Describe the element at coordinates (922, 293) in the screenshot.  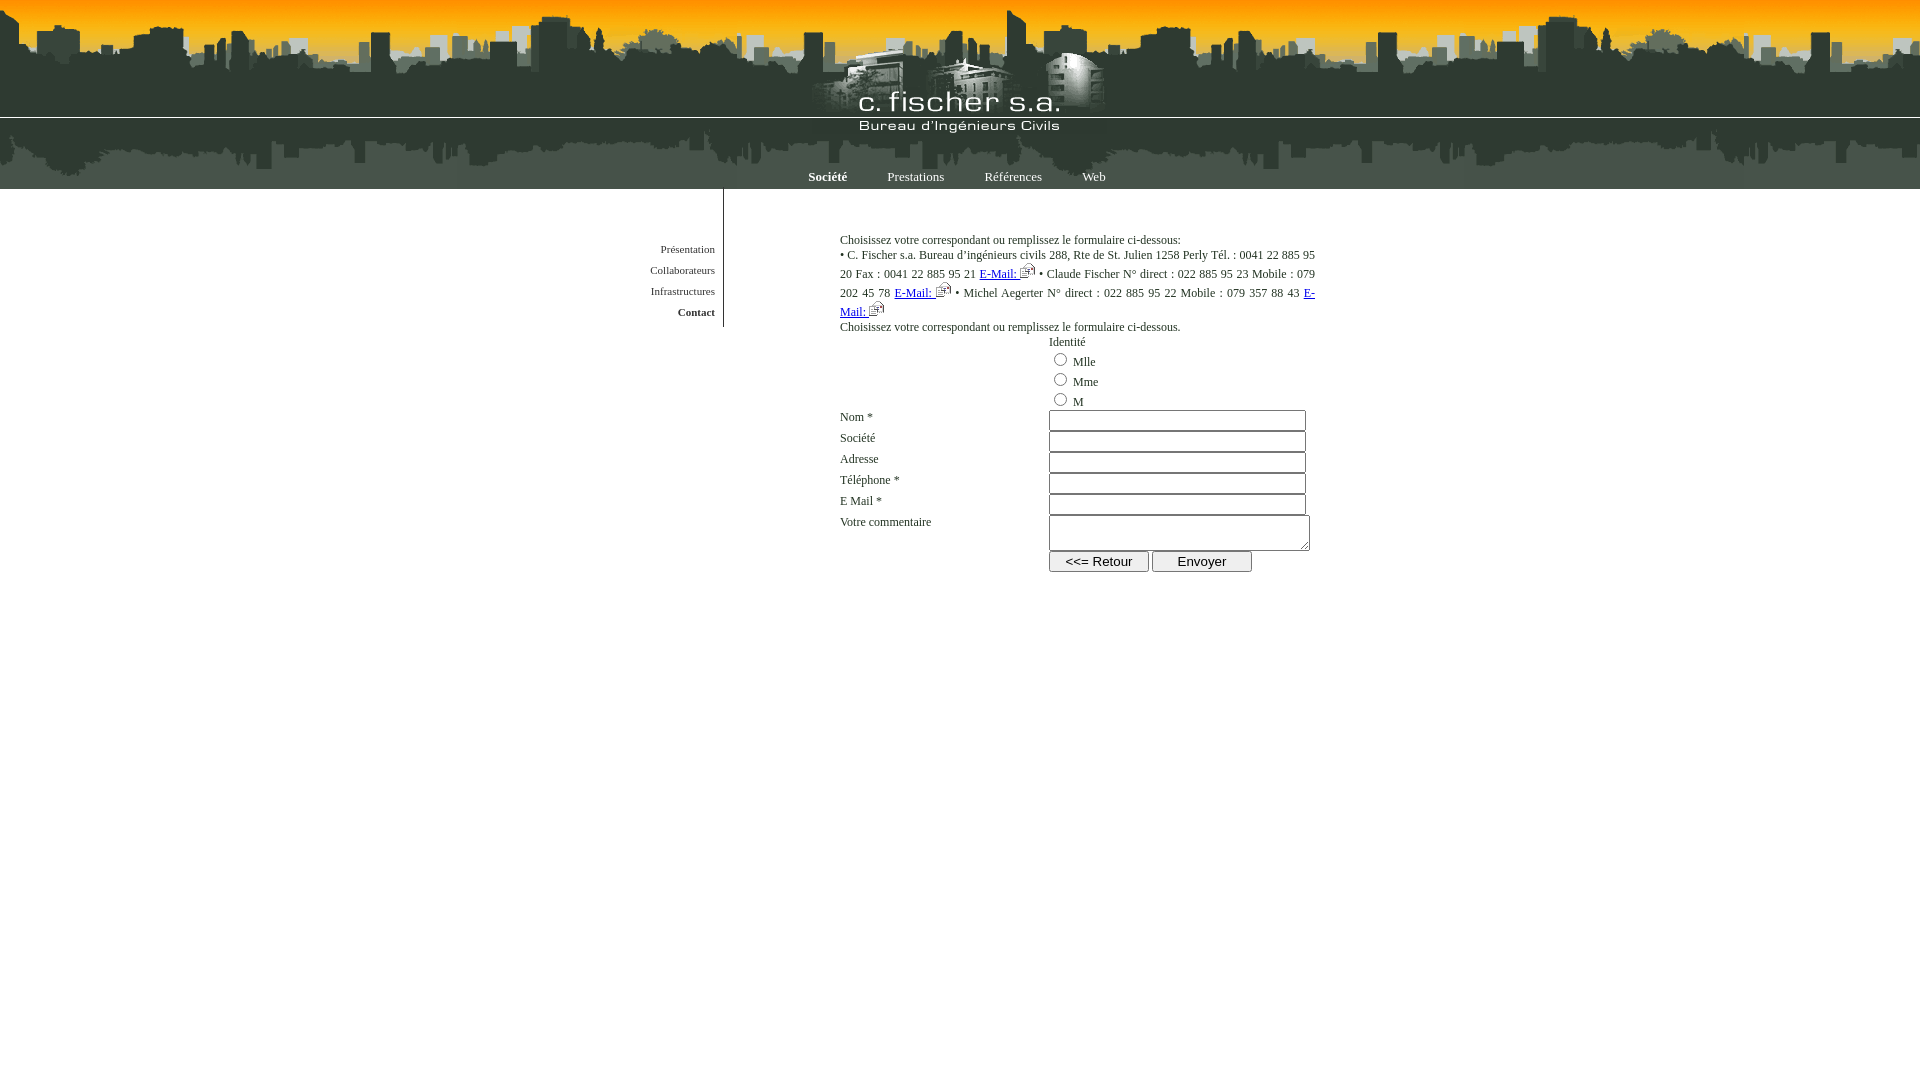
I see `'E-Mail:'` at that location.